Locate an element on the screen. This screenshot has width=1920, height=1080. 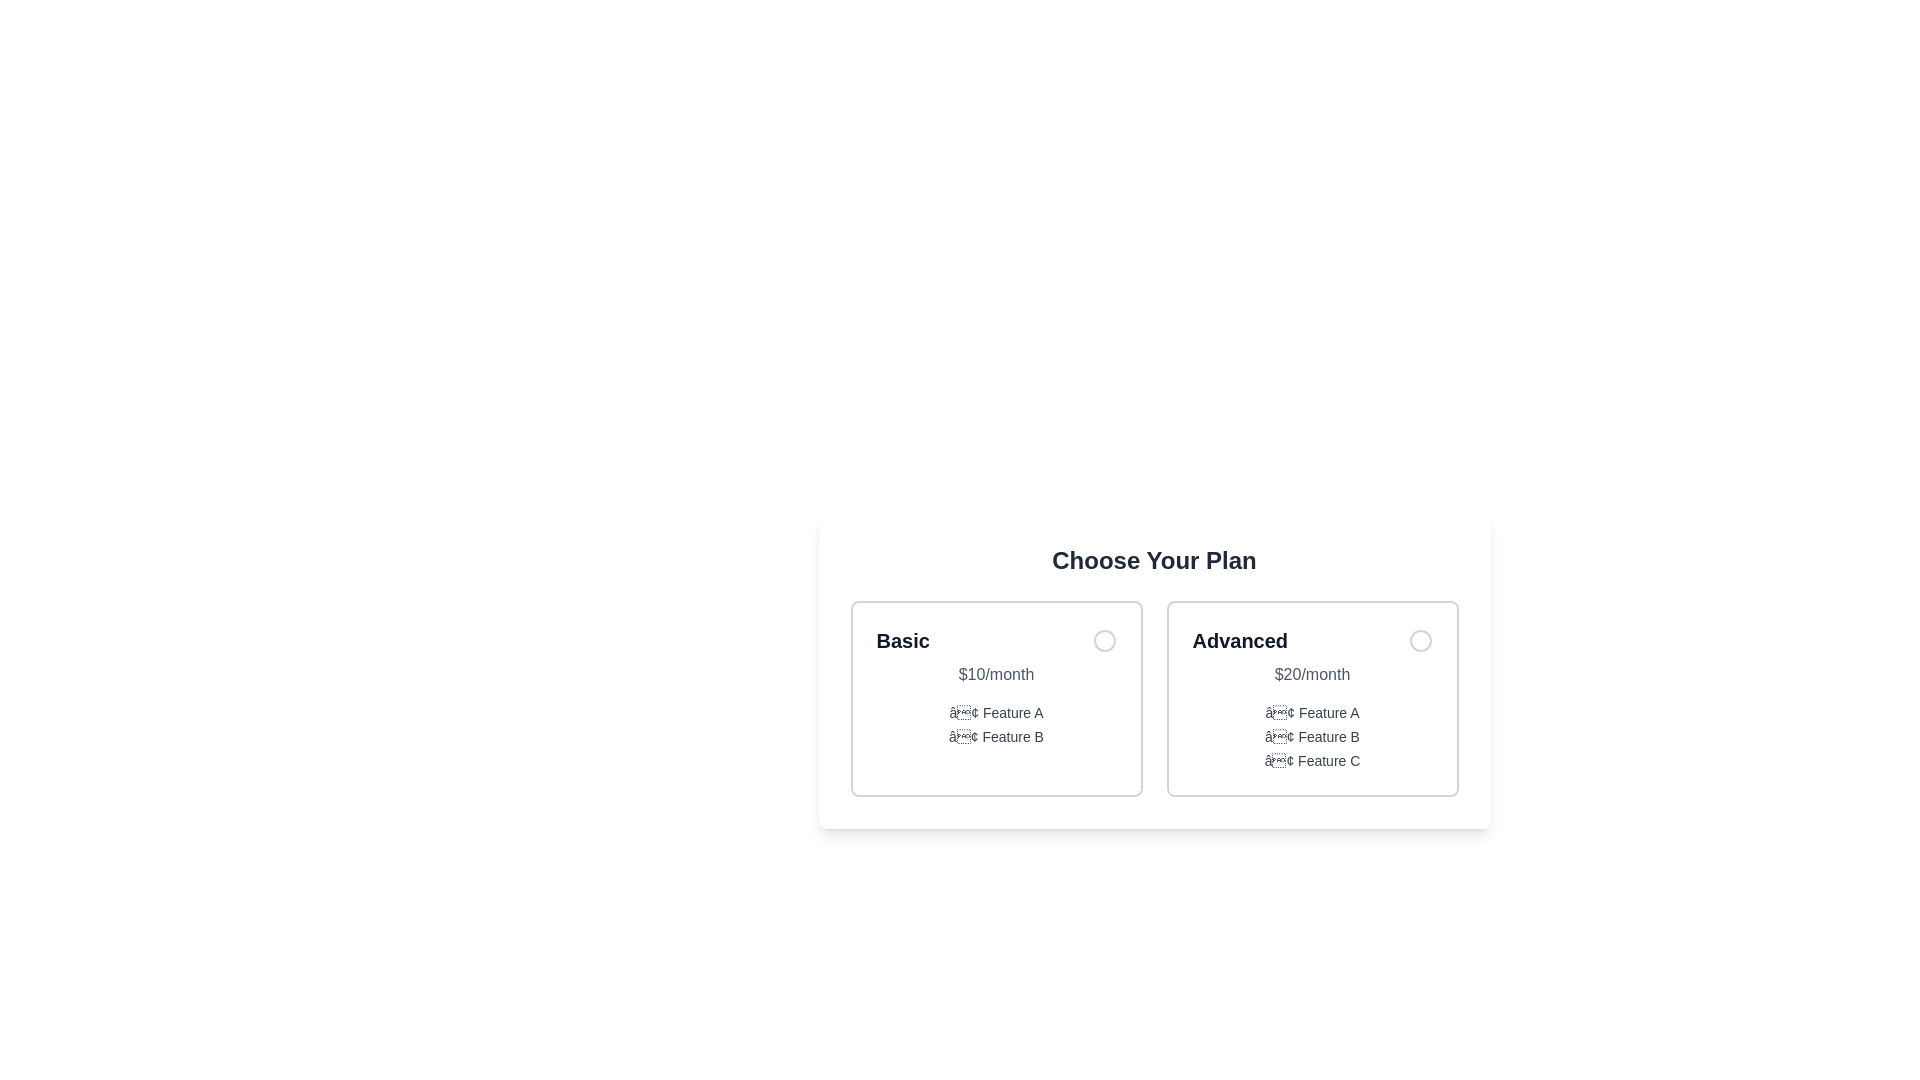
the circular radio button indicator located in the top-right corner of the 'Basic' card is located at coordinates (1103, 640).